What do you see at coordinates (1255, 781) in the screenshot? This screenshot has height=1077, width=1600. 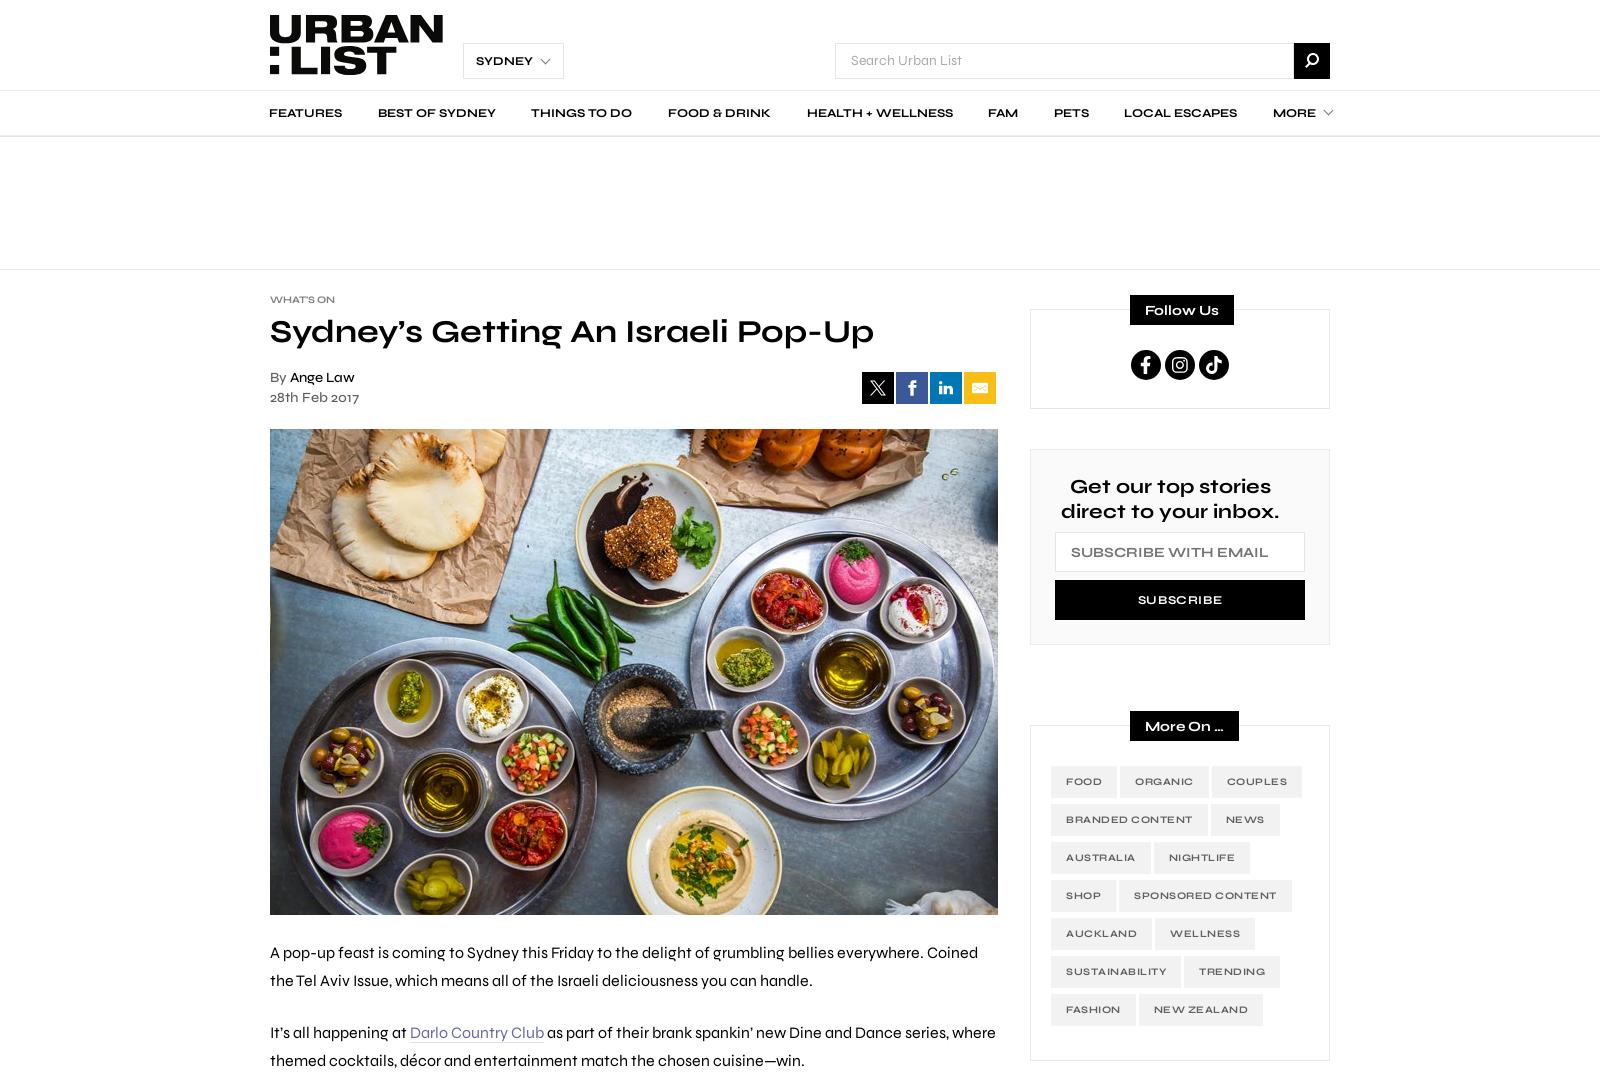 I see `'Couples'` at bounding box center [1255, 781].